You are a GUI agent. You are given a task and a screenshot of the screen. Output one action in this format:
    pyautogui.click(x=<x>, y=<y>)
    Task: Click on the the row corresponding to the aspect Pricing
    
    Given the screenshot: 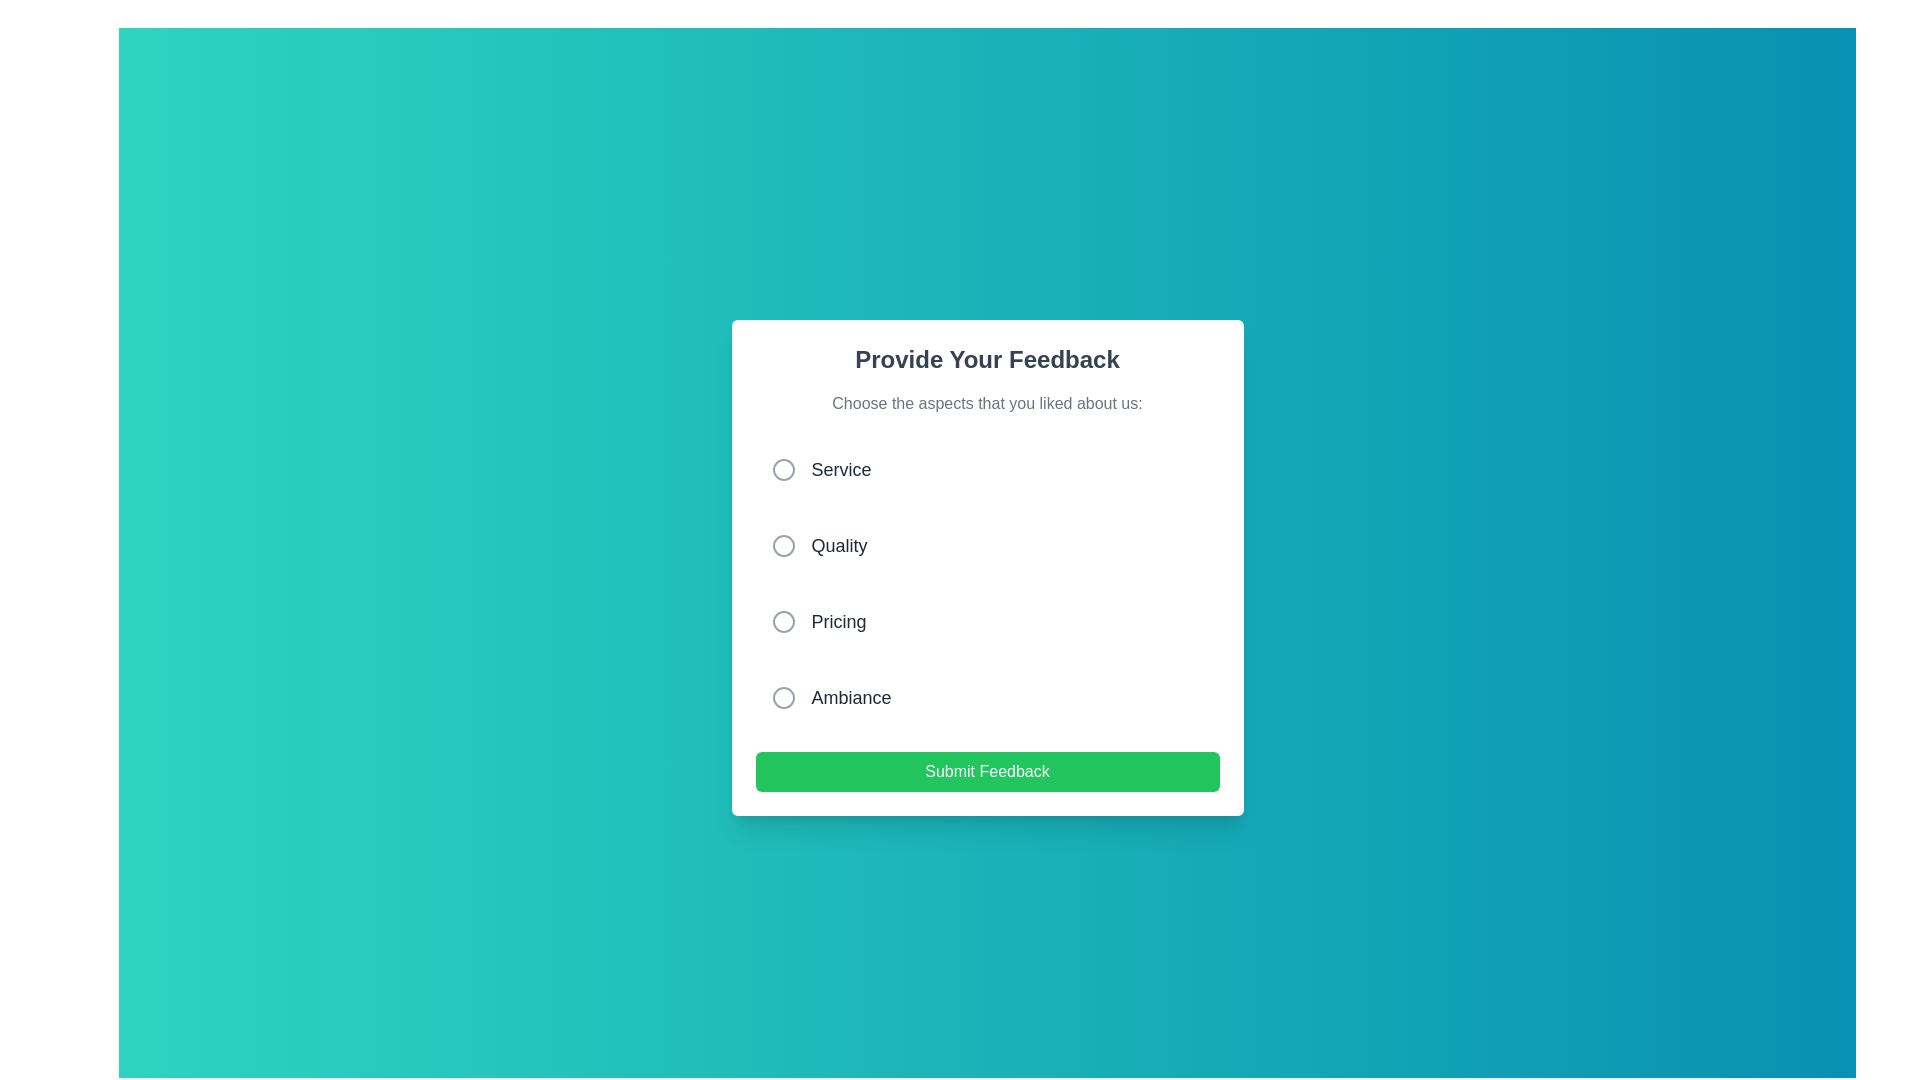 What is the action you would take?
    pyautogui.click(x=987, y=620)
    